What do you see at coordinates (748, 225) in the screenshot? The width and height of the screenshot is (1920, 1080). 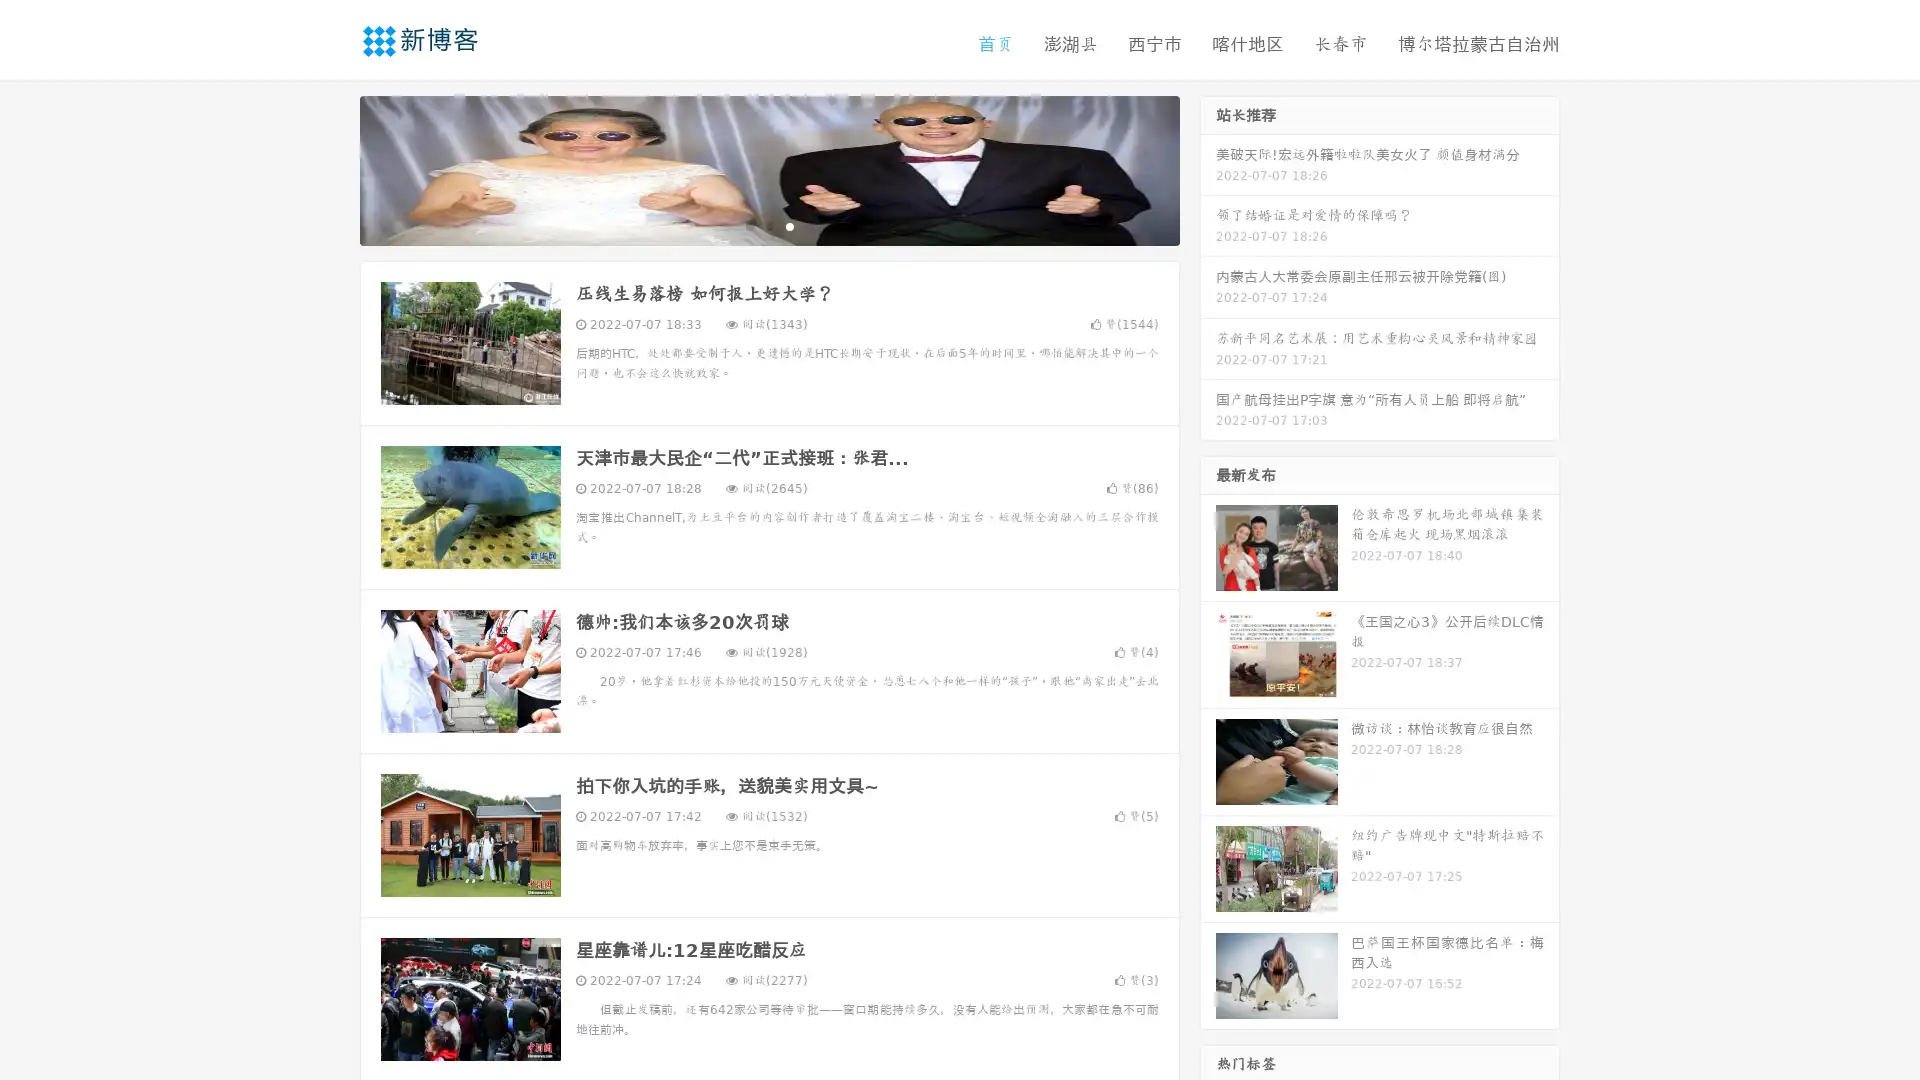 I see `Go to slide 1` at bounding box center [748, 225].